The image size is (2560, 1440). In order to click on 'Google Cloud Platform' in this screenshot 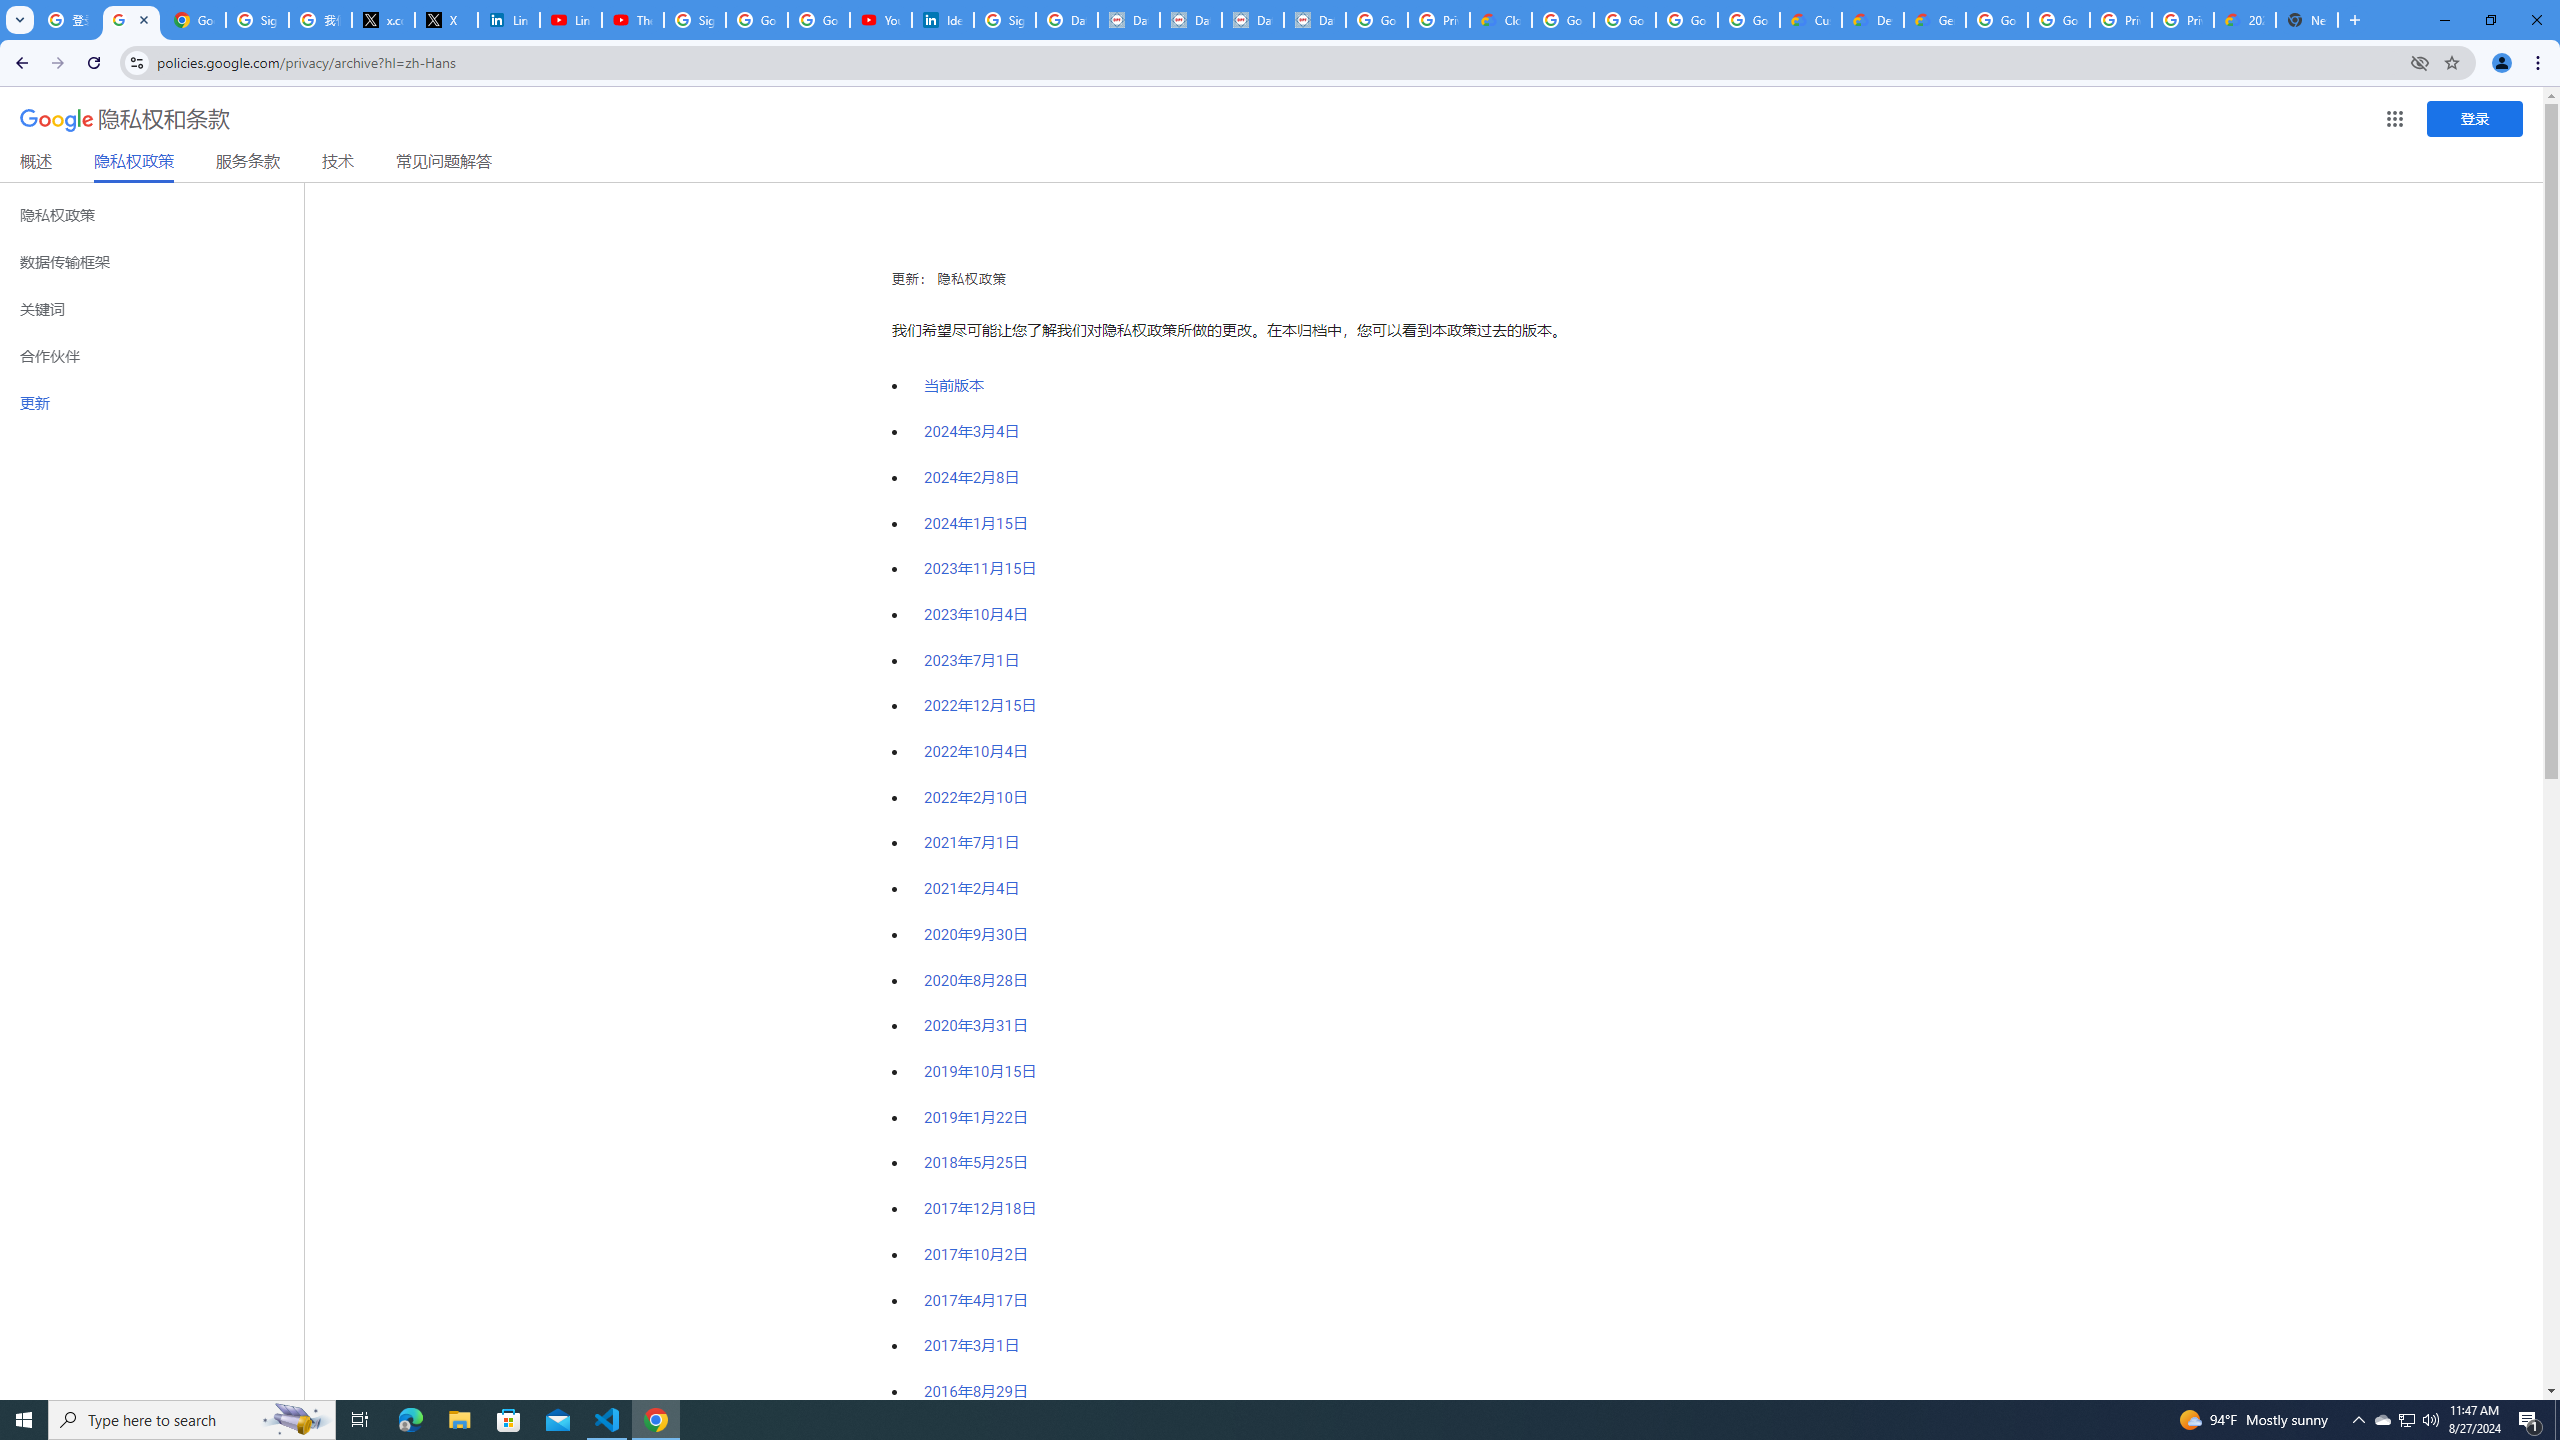, I will do `click(2058, 19)`.